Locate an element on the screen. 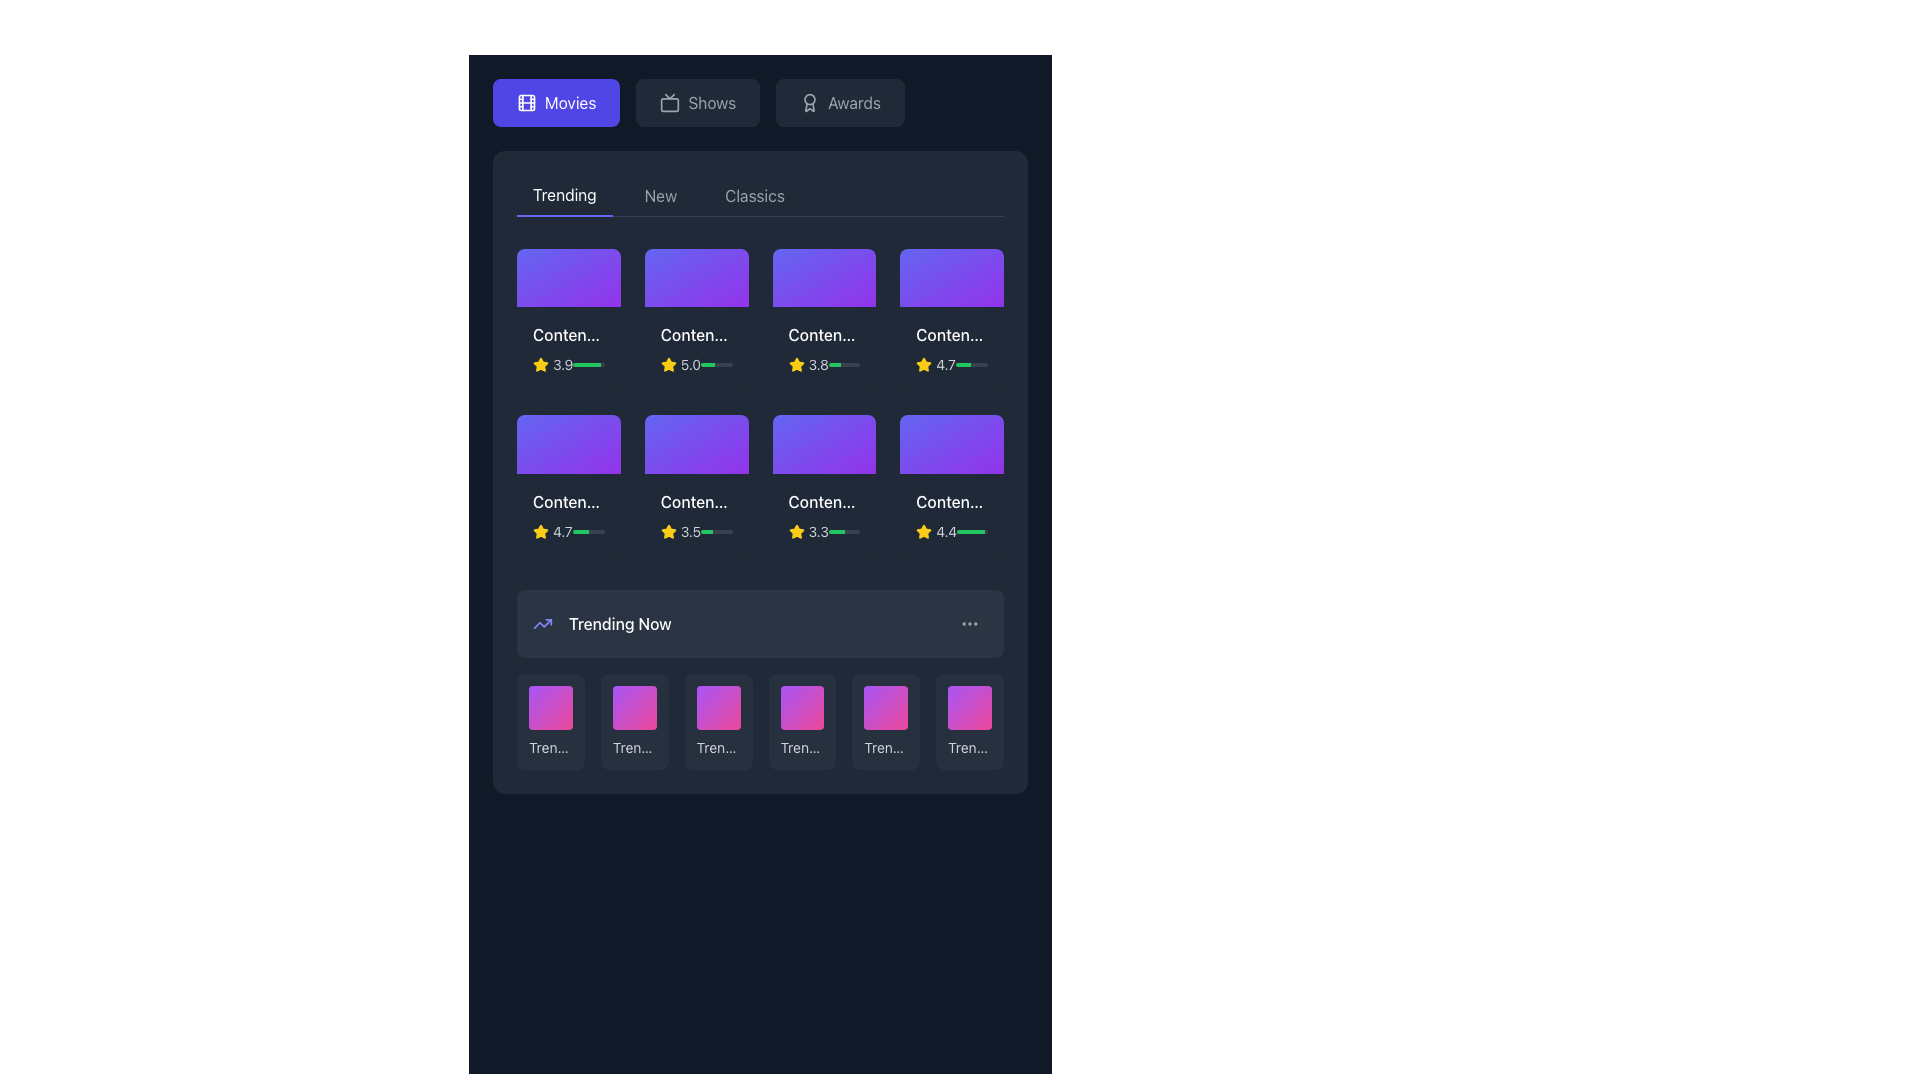 The width and height of the screenshot is (1920, 1080). the Interactive Media Panel located in the bottom-right corner of the grid layout within the 'Trending' section is located at coordinates (951, 443).